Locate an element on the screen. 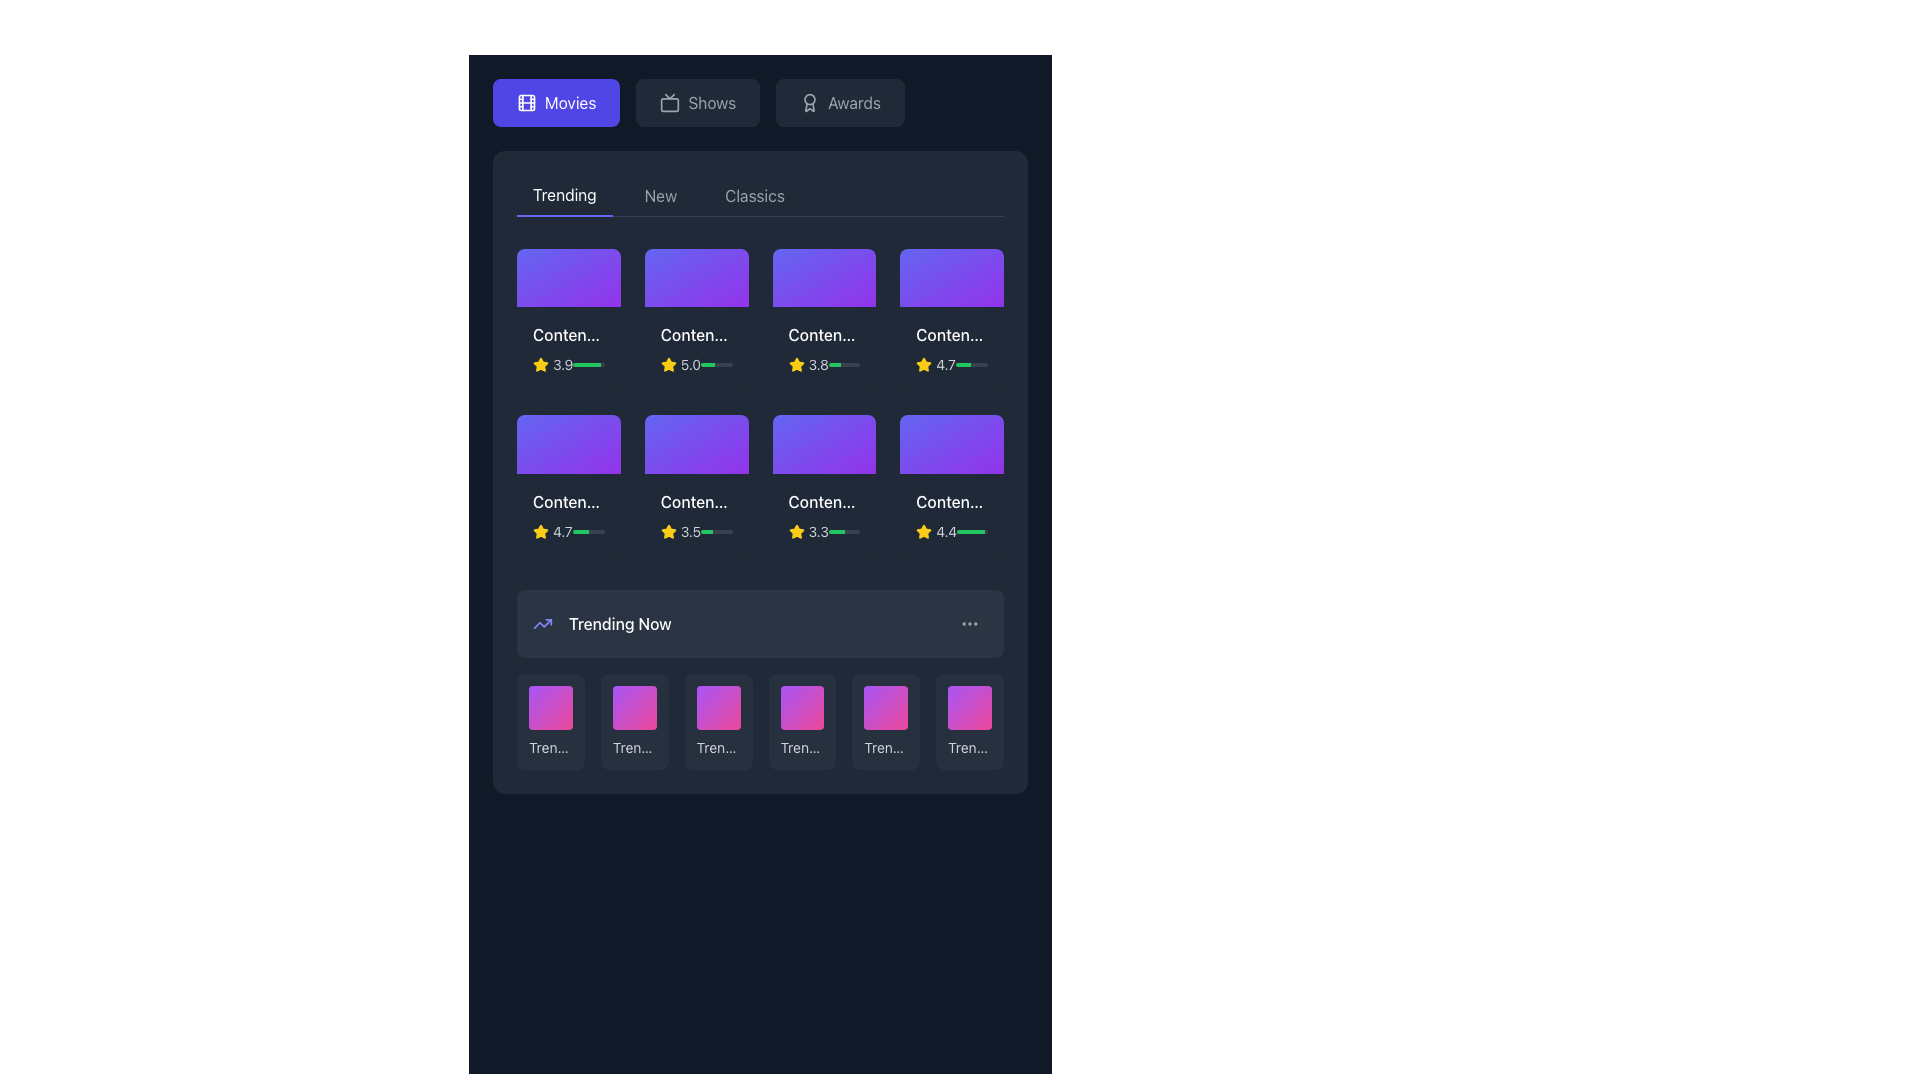 The width and height of the screenshot is (1920, 1080). the Interactive Media Panel located in the bottom-right corner of the grid layout within the 'Trending' section is located at coordinates (951, 443).